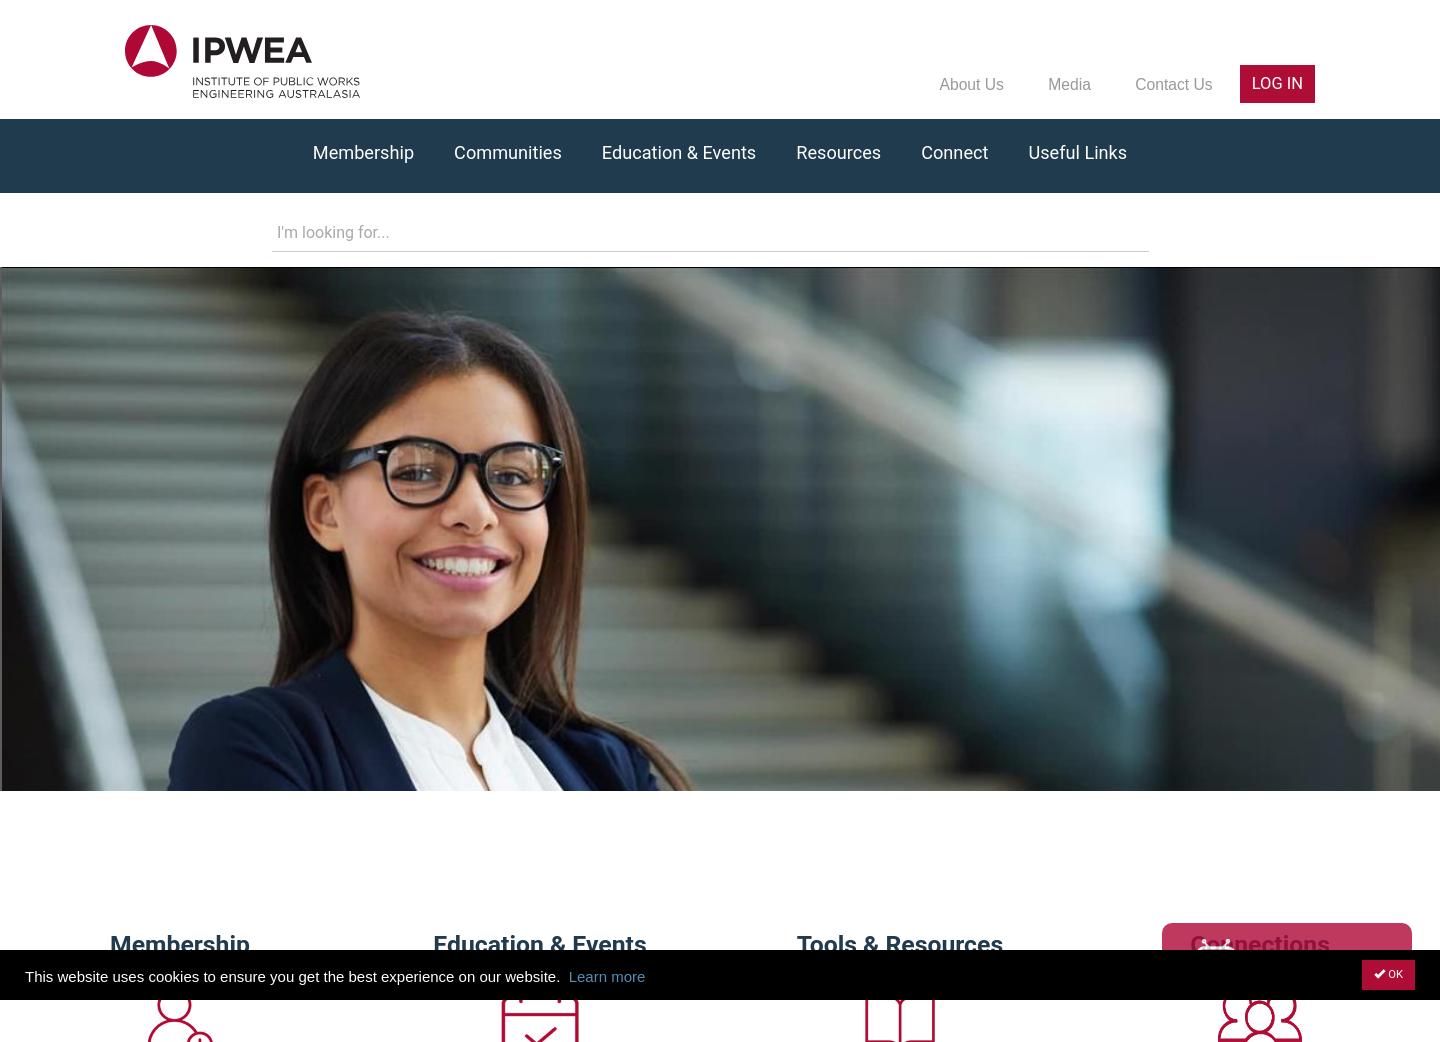 This screenshot has height=1042, width=1440. Describe the element at coordinates (796, 942) in the screenshot. I see `'Tools & Resources'` at that location.